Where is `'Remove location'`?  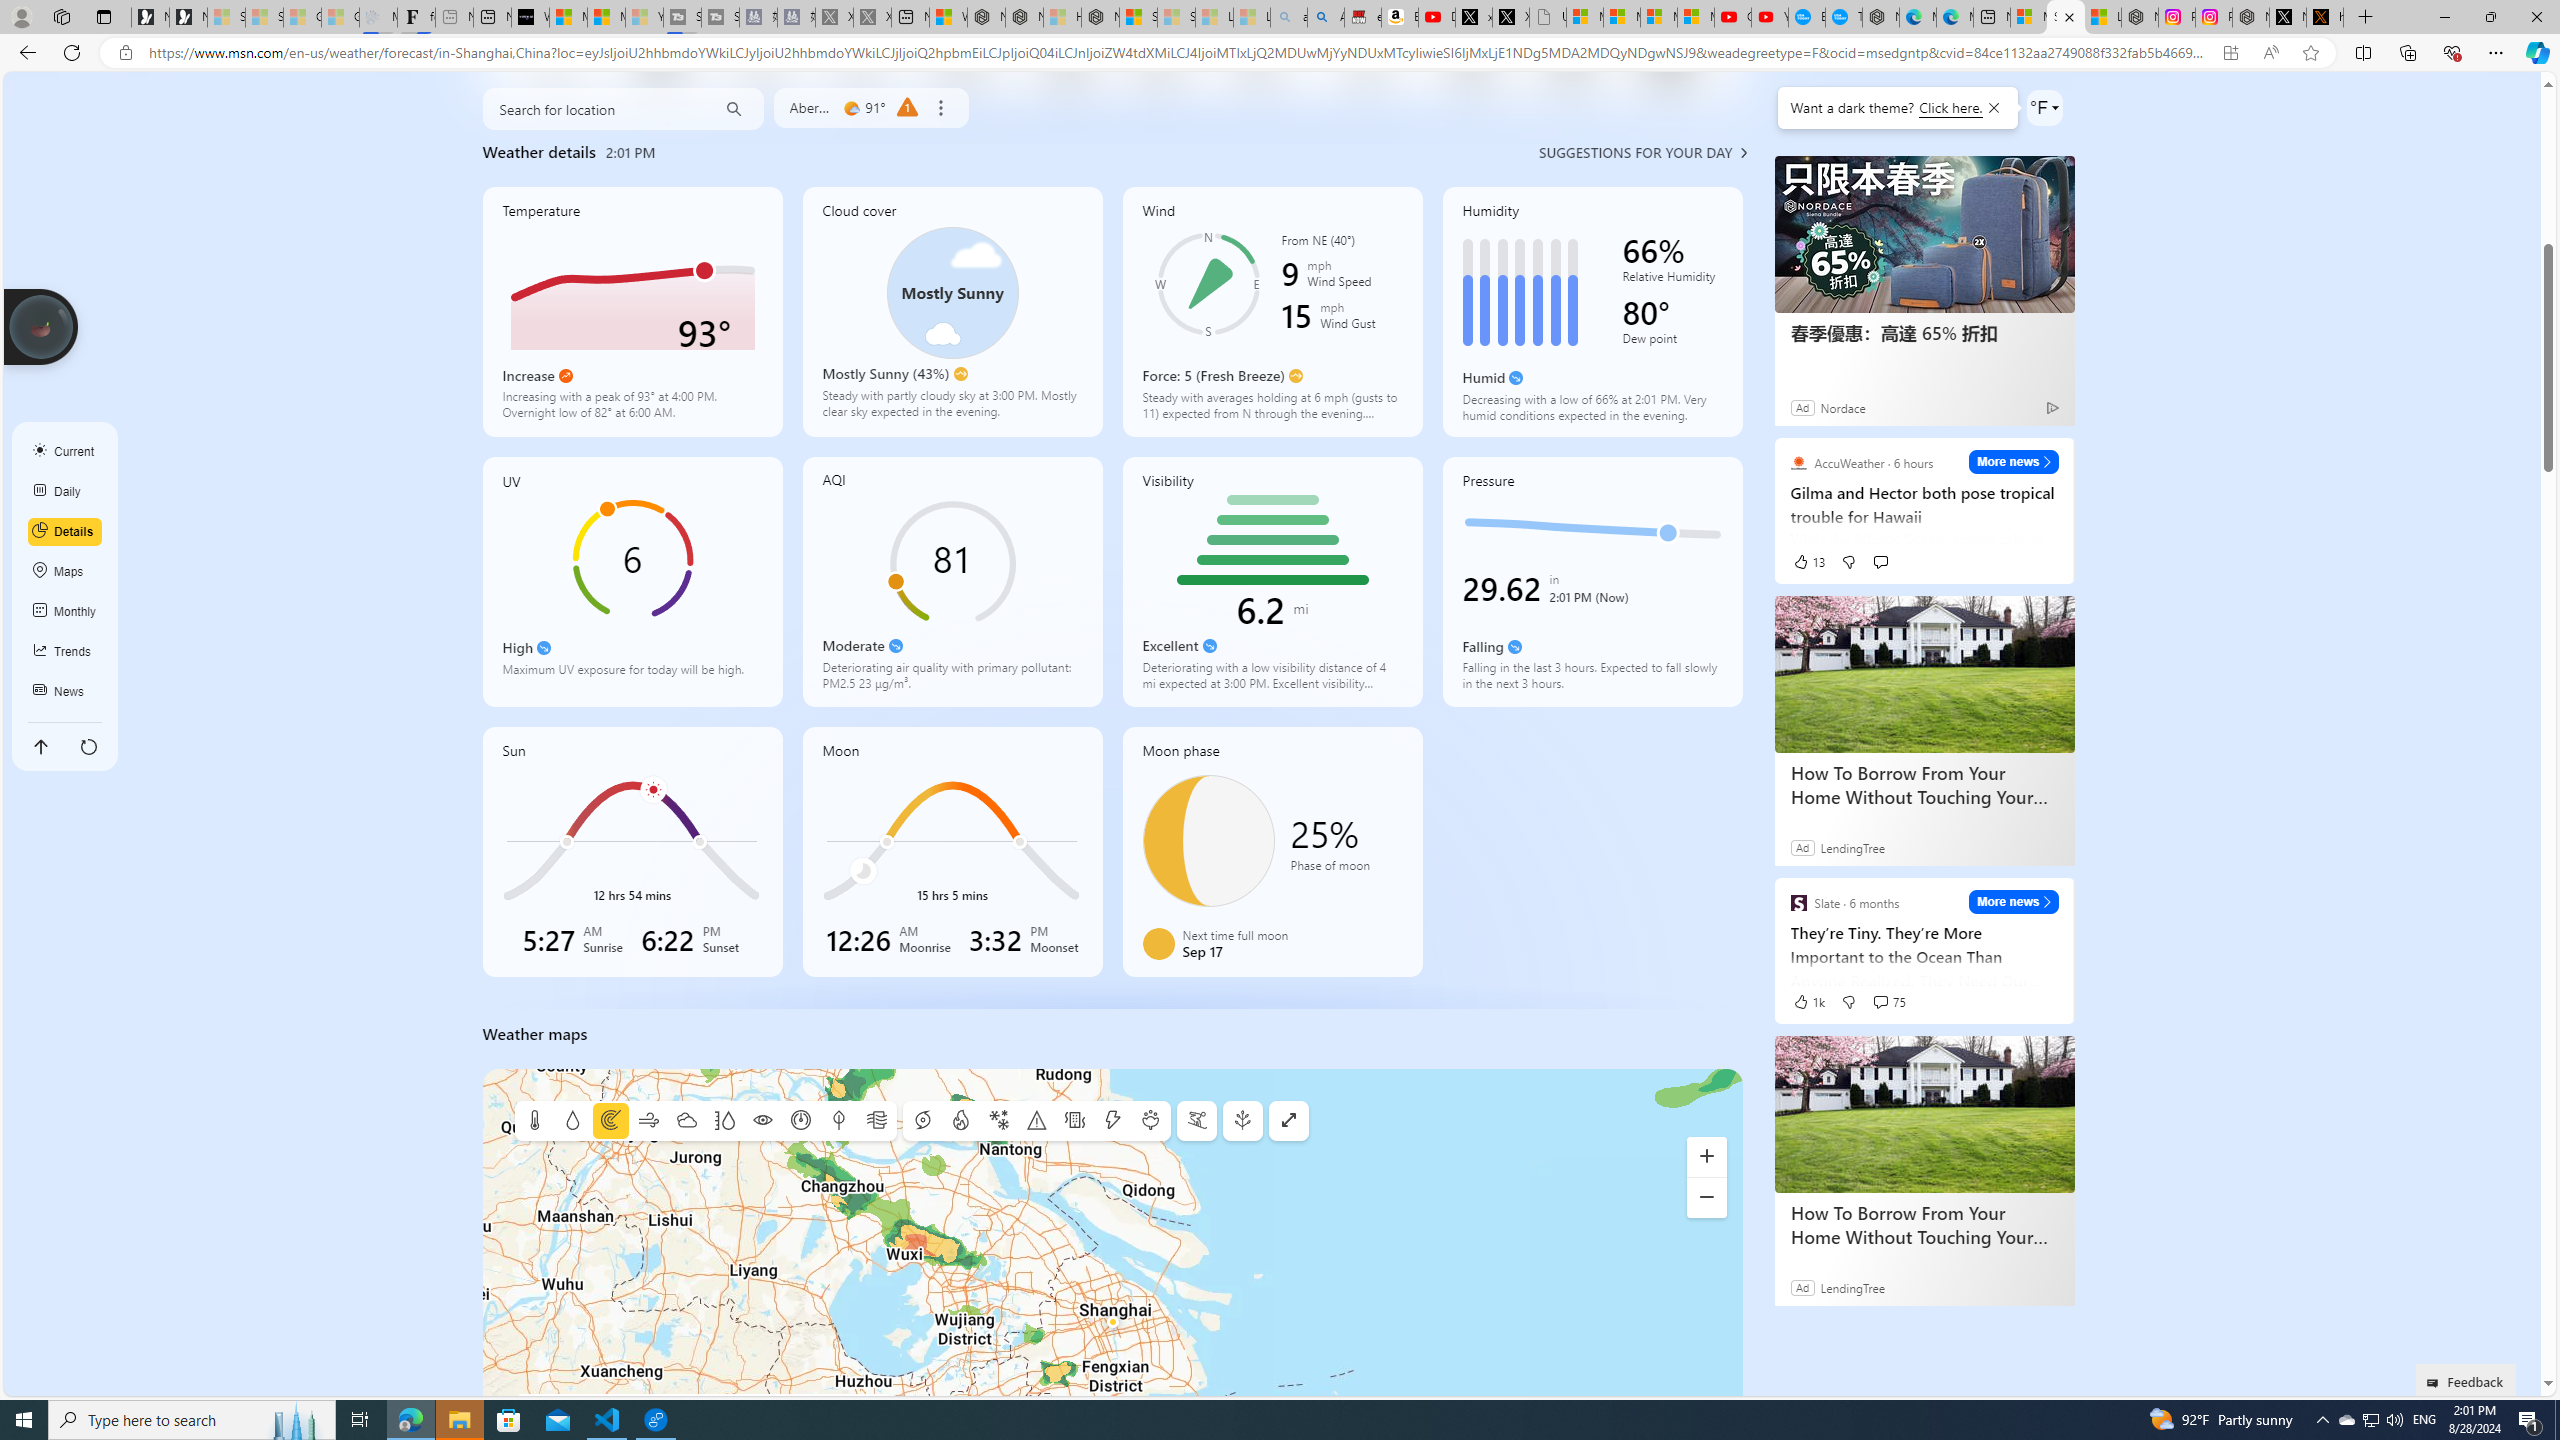 'Remove location' is located at coordinates (938, 107).